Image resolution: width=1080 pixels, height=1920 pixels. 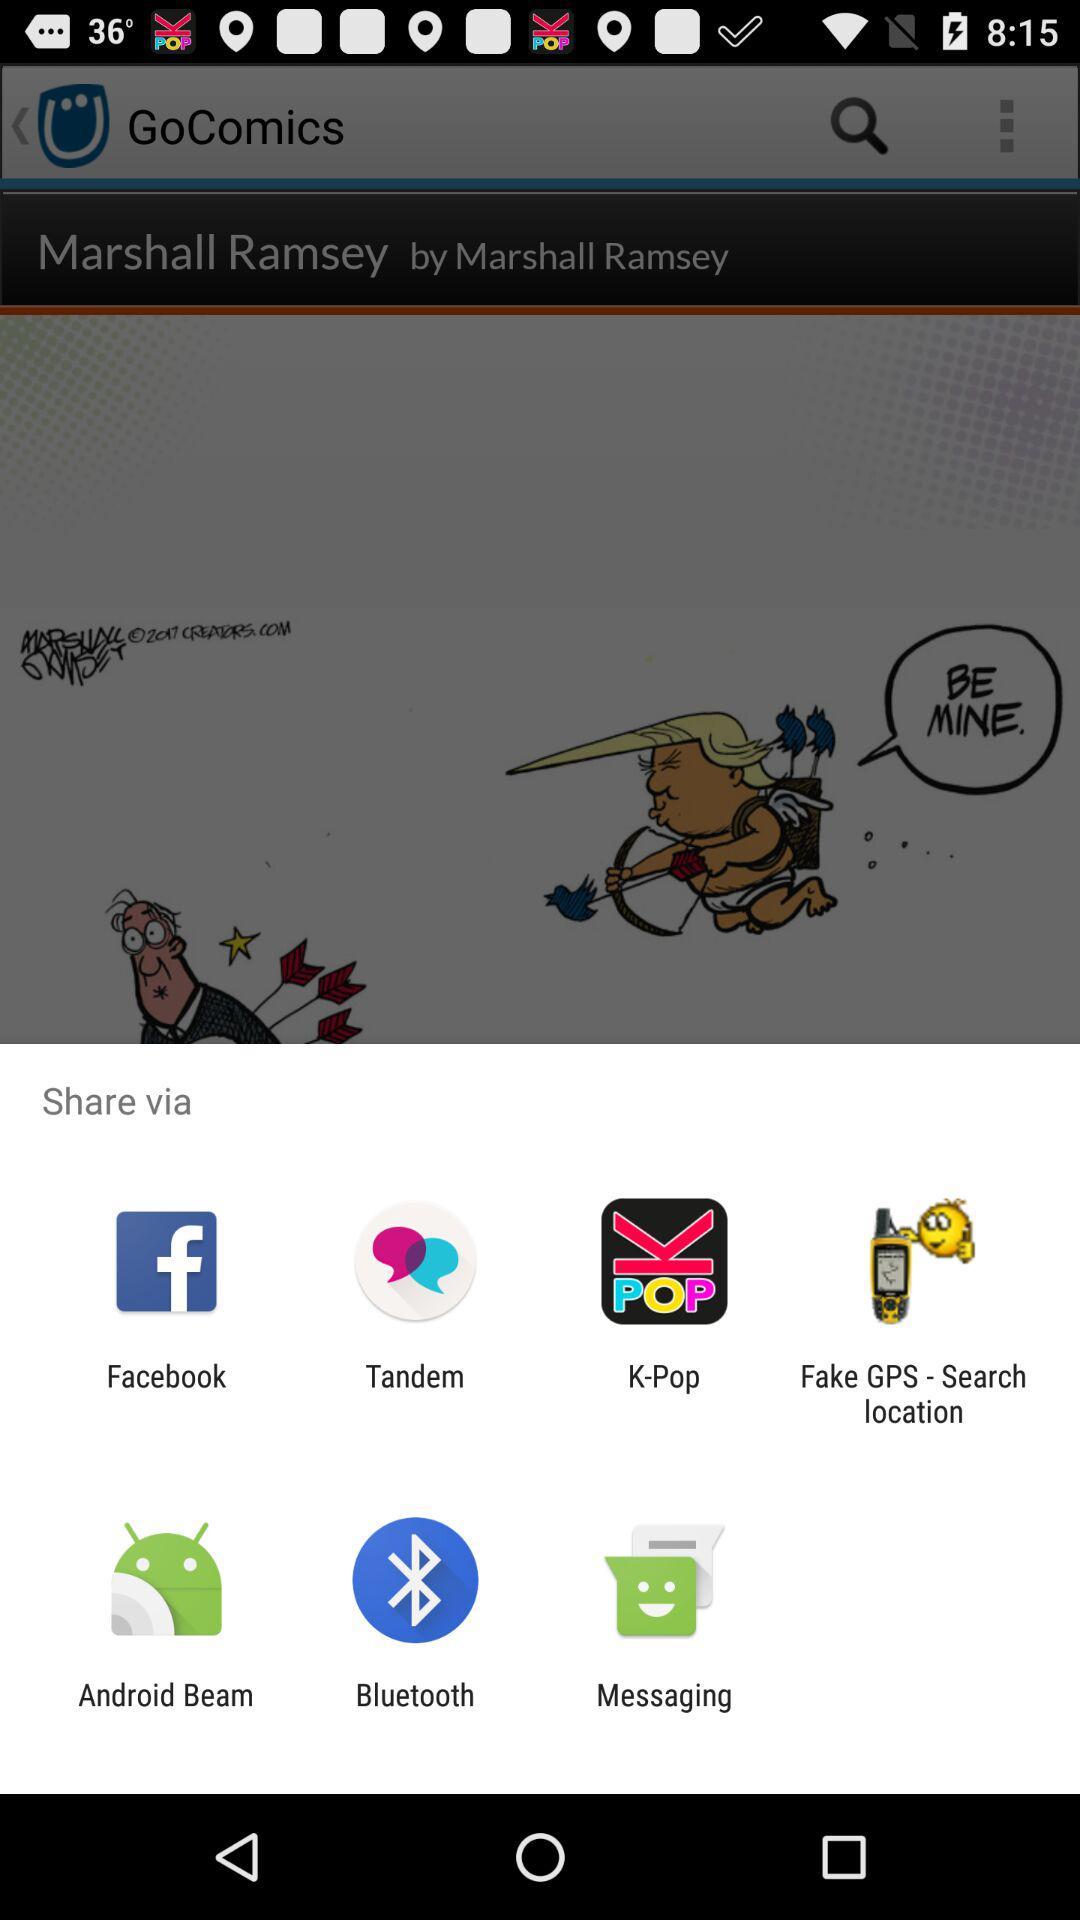 I want to click on the item to the right of bluetooth, so click(x=664, y=1711).